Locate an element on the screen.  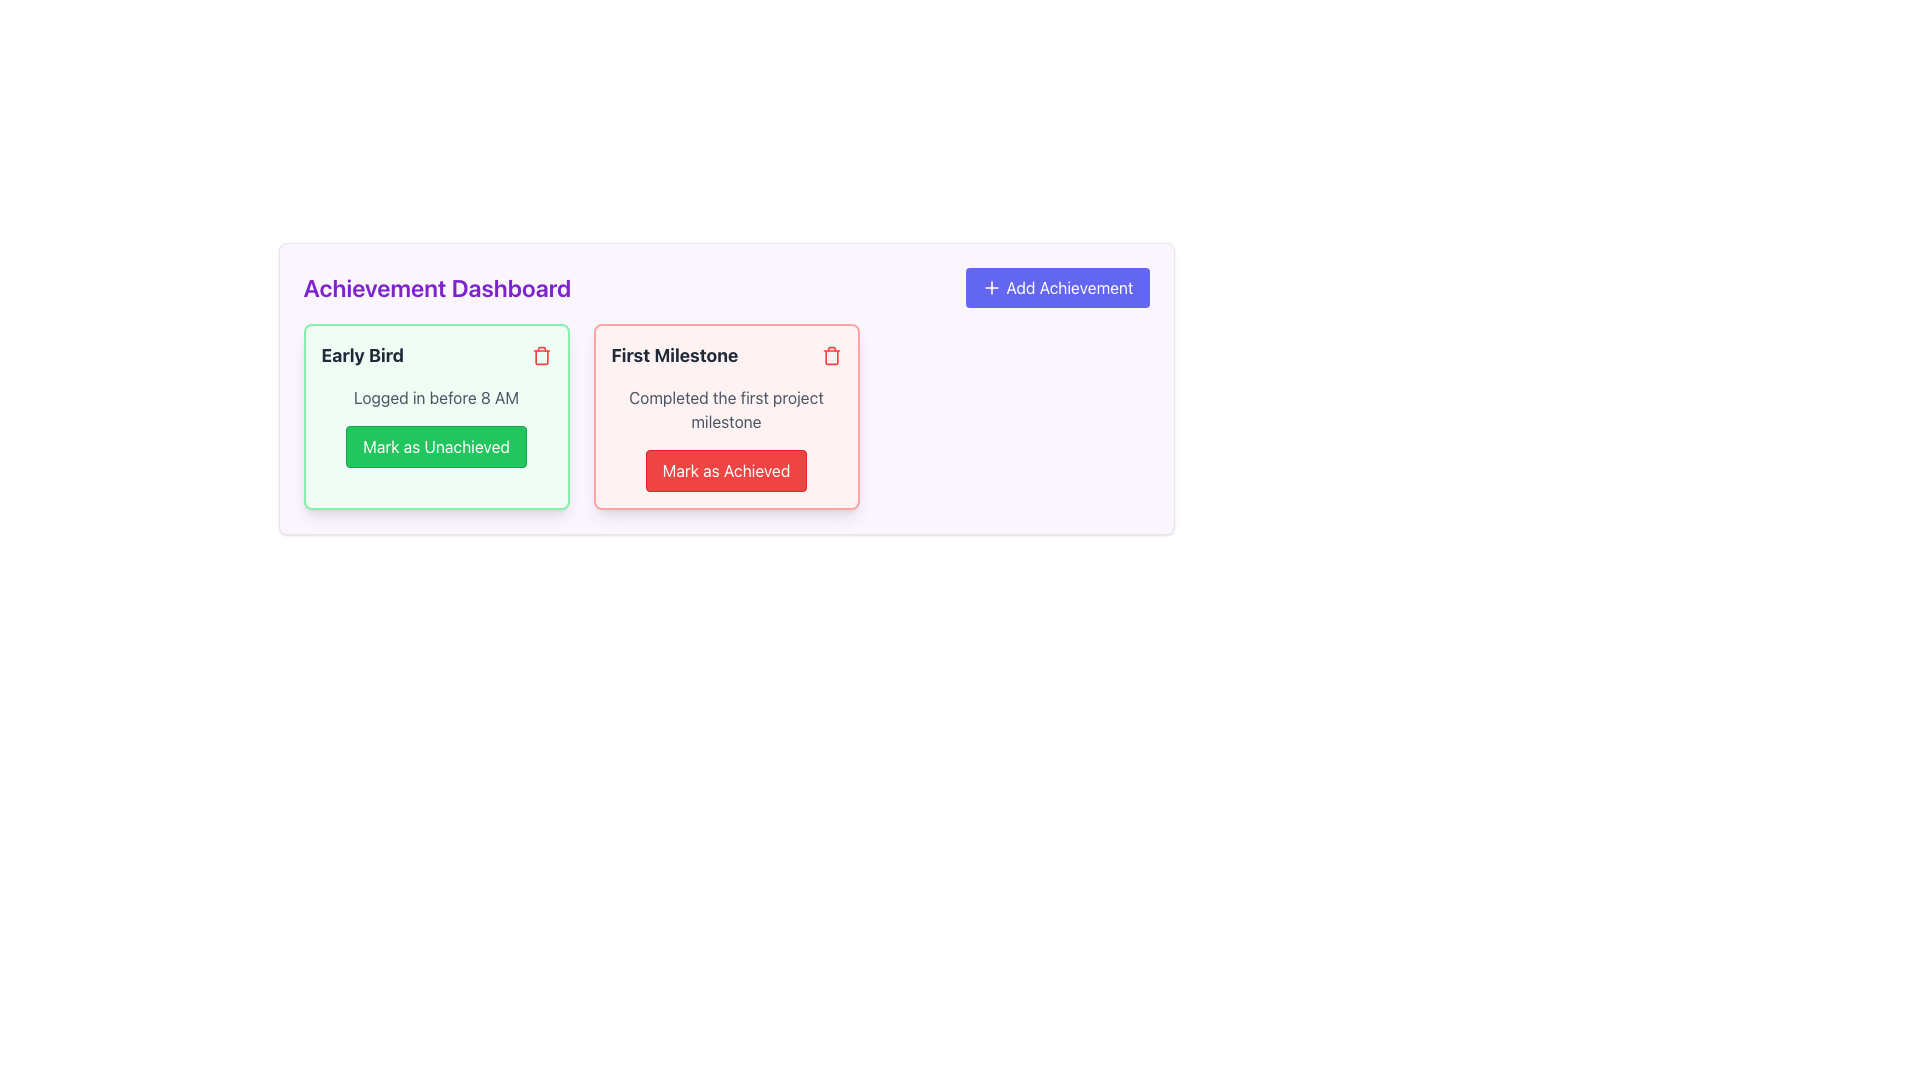
the blue button with the 'Add Achievement' text and plus icon located in the top-right corner of the interface is located at coordinates (992, 288).